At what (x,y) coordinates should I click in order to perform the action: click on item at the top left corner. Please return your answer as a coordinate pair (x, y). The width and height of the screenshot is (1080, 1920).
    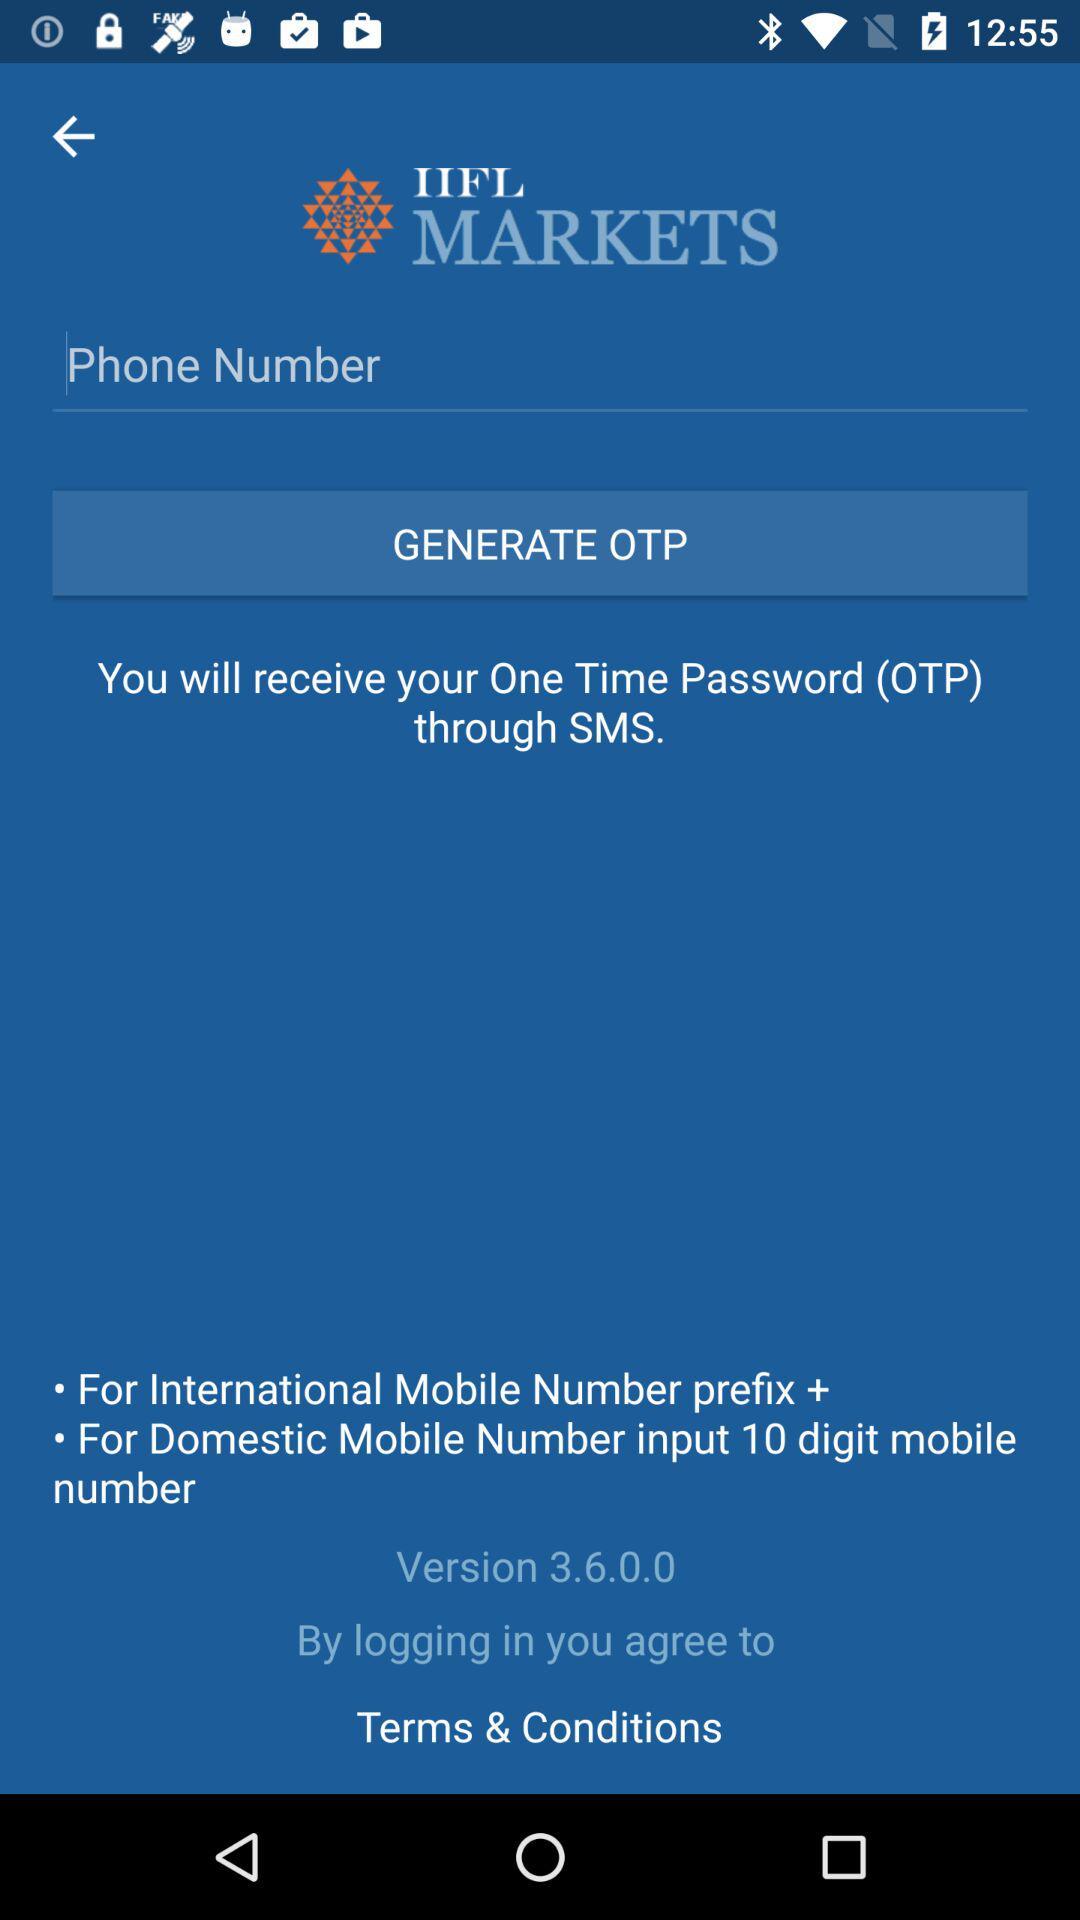
    Looking at the image, I should click on (72, 135).